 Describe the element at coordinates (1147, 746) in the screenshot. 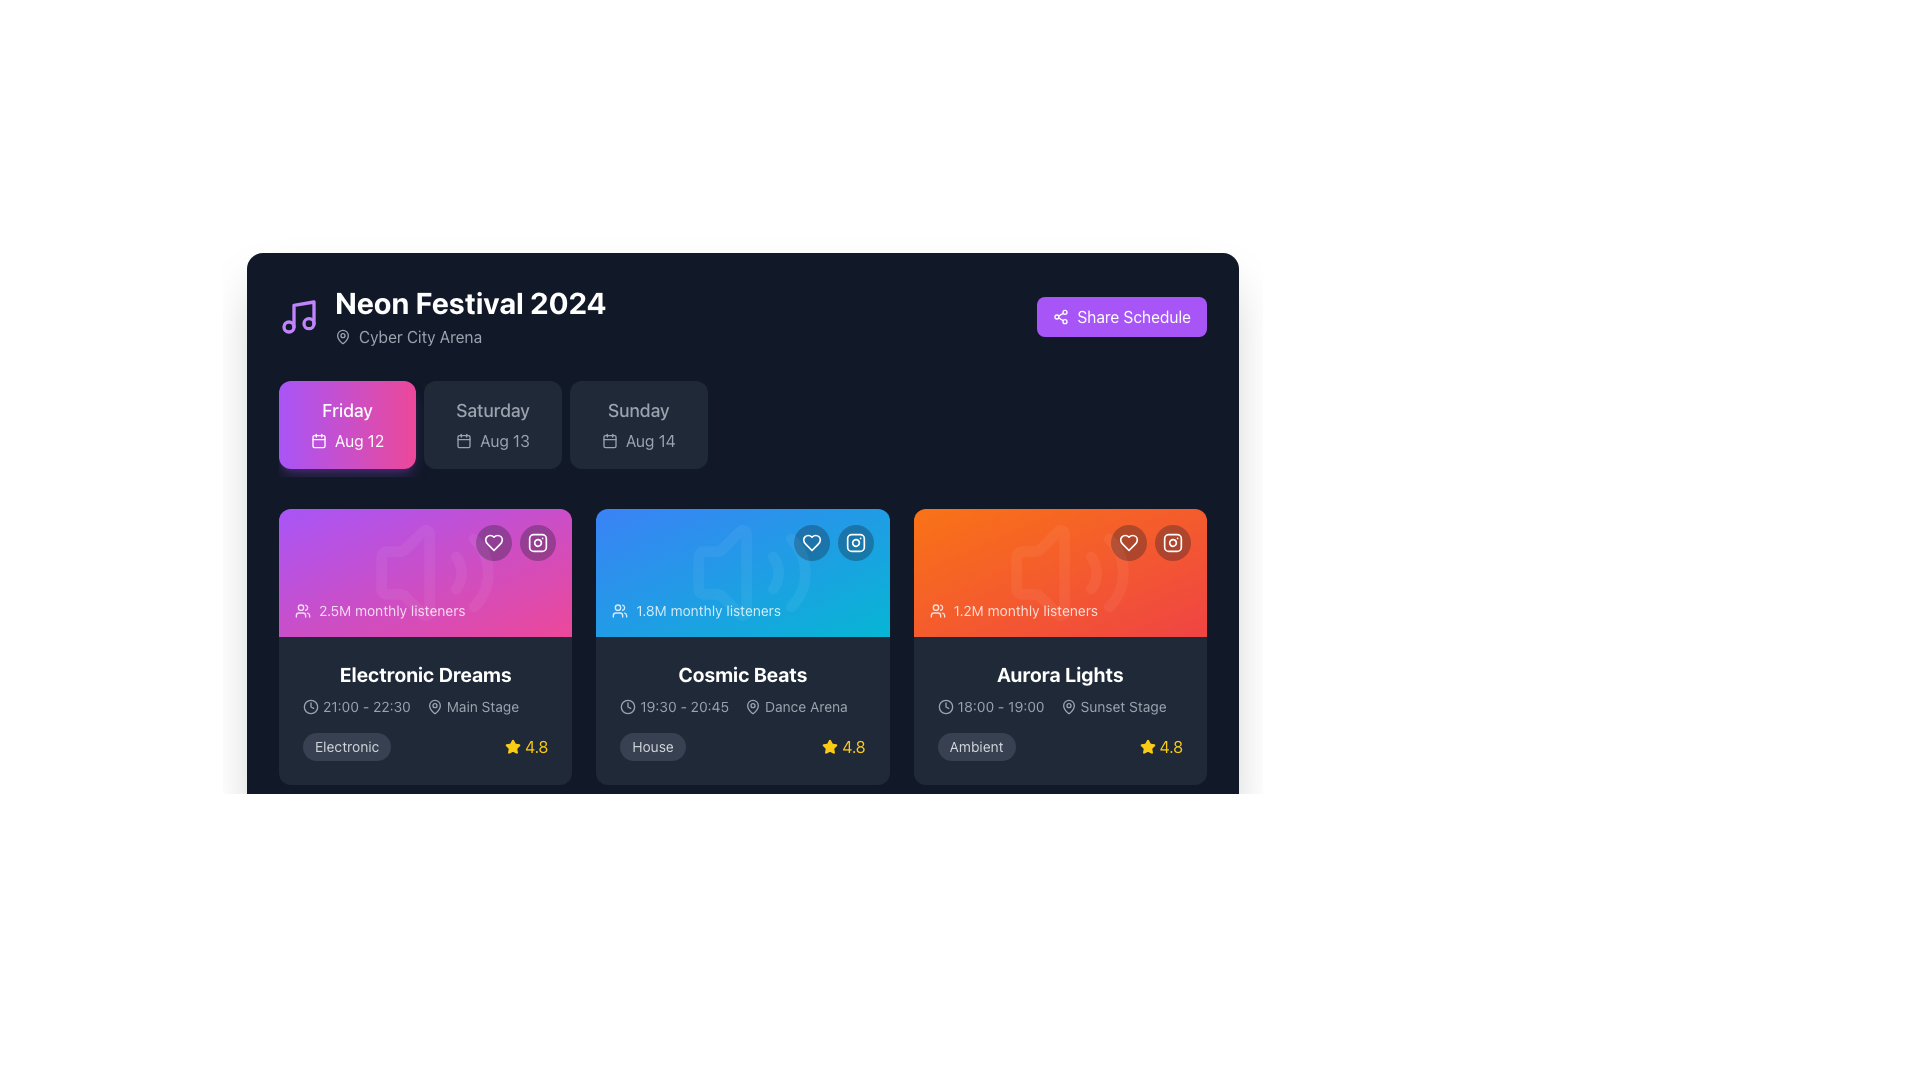

I see `the star-shaped icon with a yellow fill and dark outline located in the lower-right corner of the 'Aurora Lights' card, below the 'Ambient' tag and next to the rating score '4.8'` at that location.